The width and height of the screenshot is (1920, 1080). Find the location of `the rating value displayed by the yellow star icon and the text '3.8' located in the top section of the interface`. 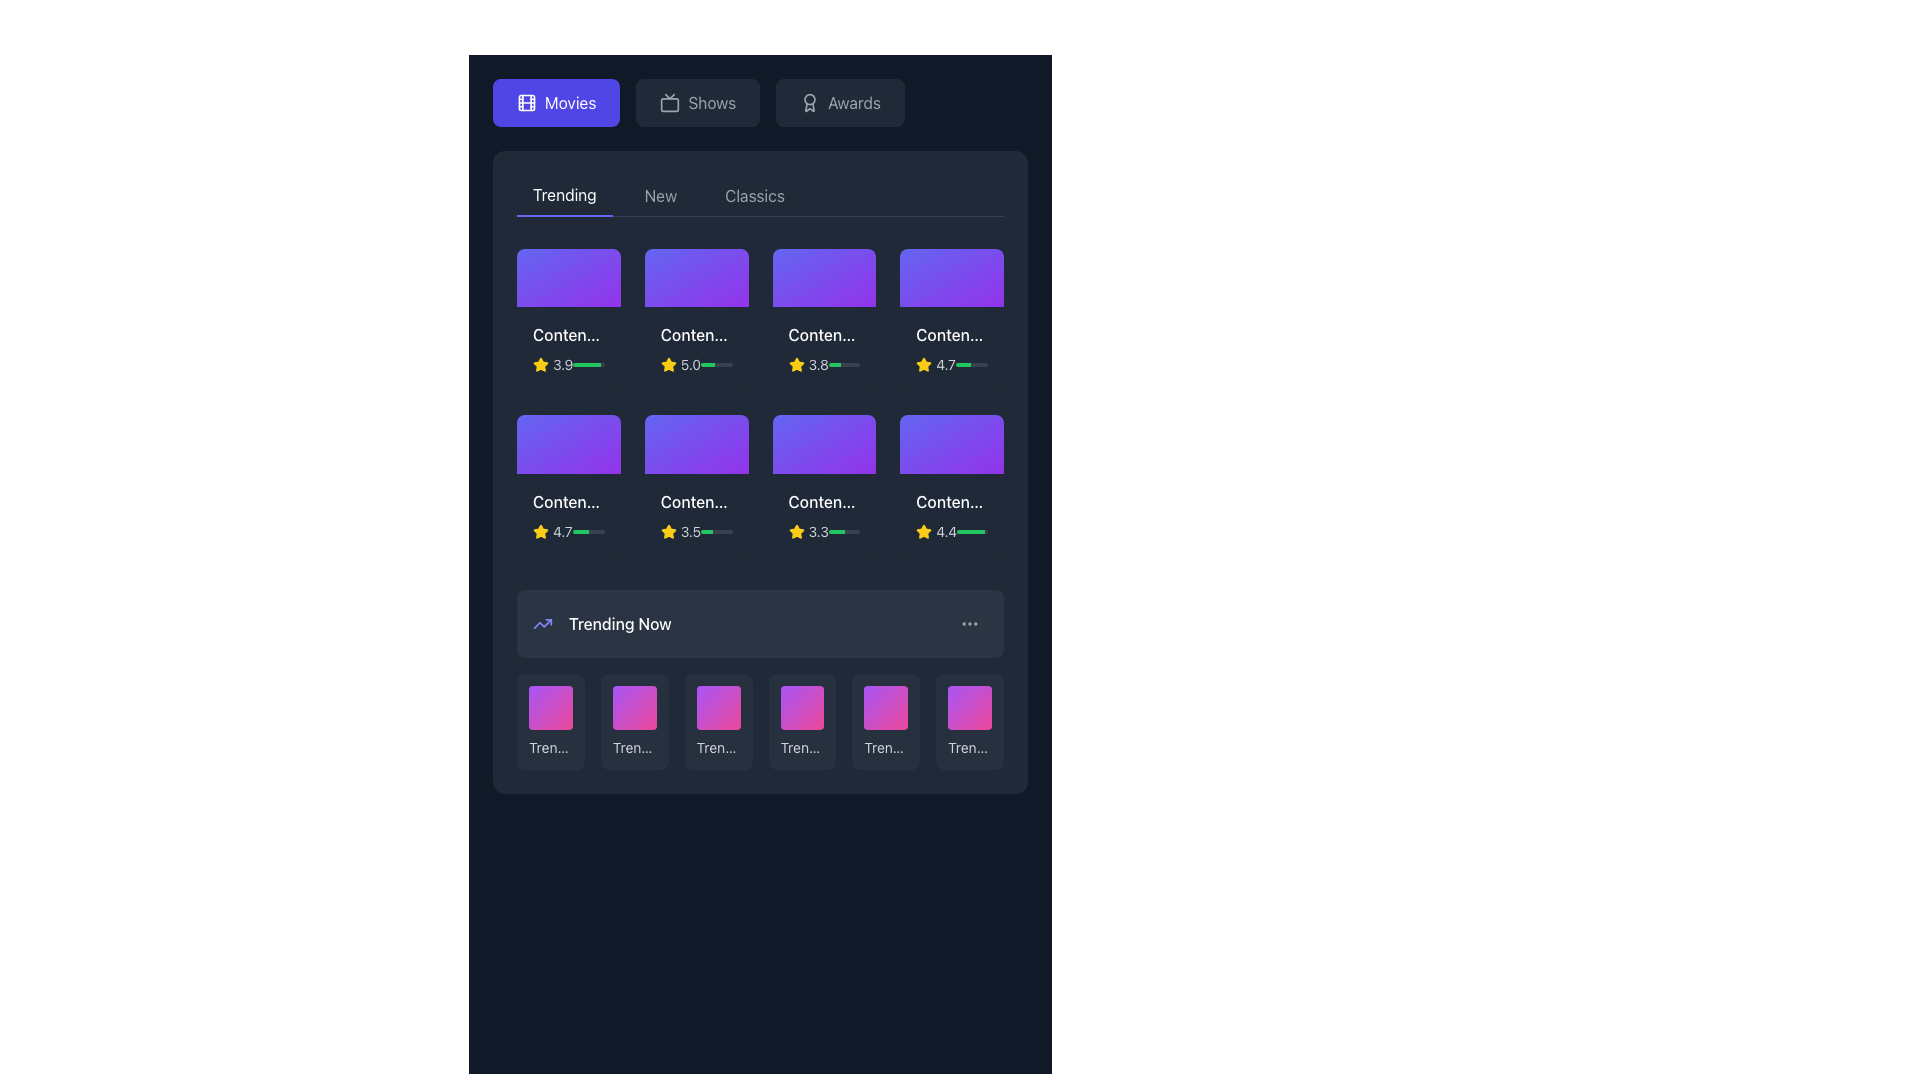

the rating value displayed by the yellow star icon and the text '3.8' located in the top section of the interface is located at coordinates (808, 365).